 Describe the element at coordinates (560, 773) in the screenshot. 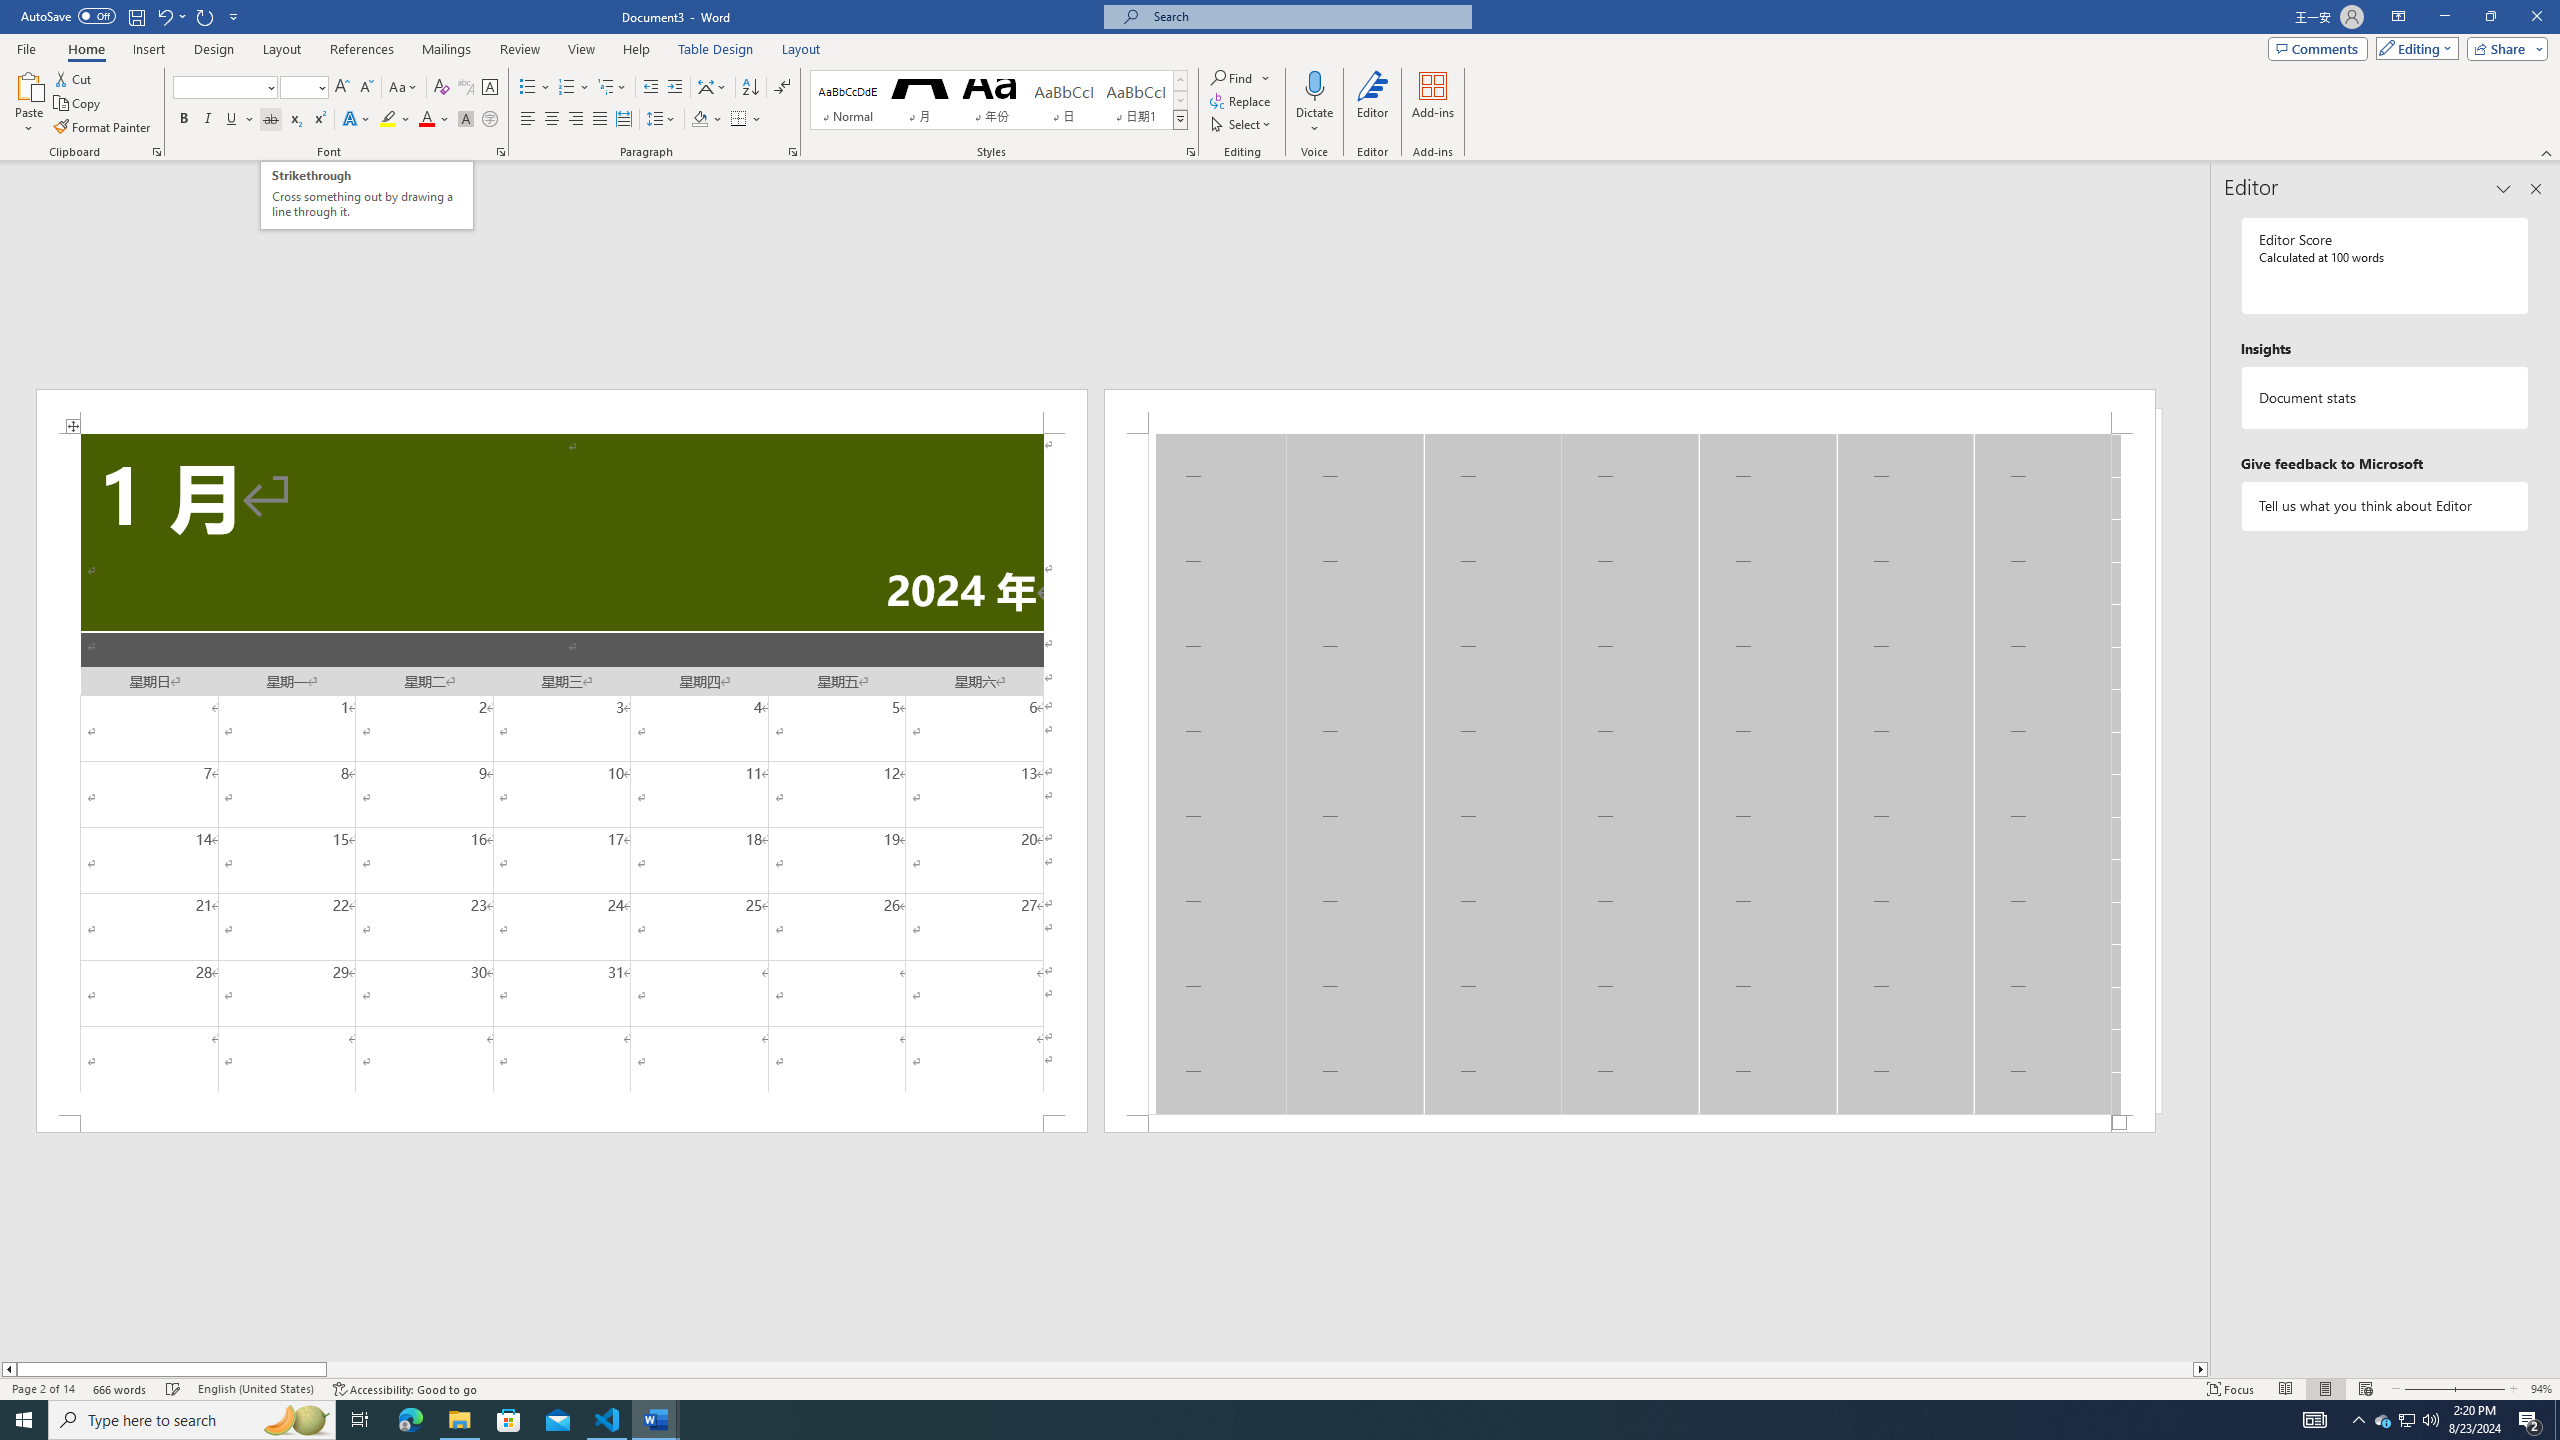

I see `'Page 1 content'` at that location.